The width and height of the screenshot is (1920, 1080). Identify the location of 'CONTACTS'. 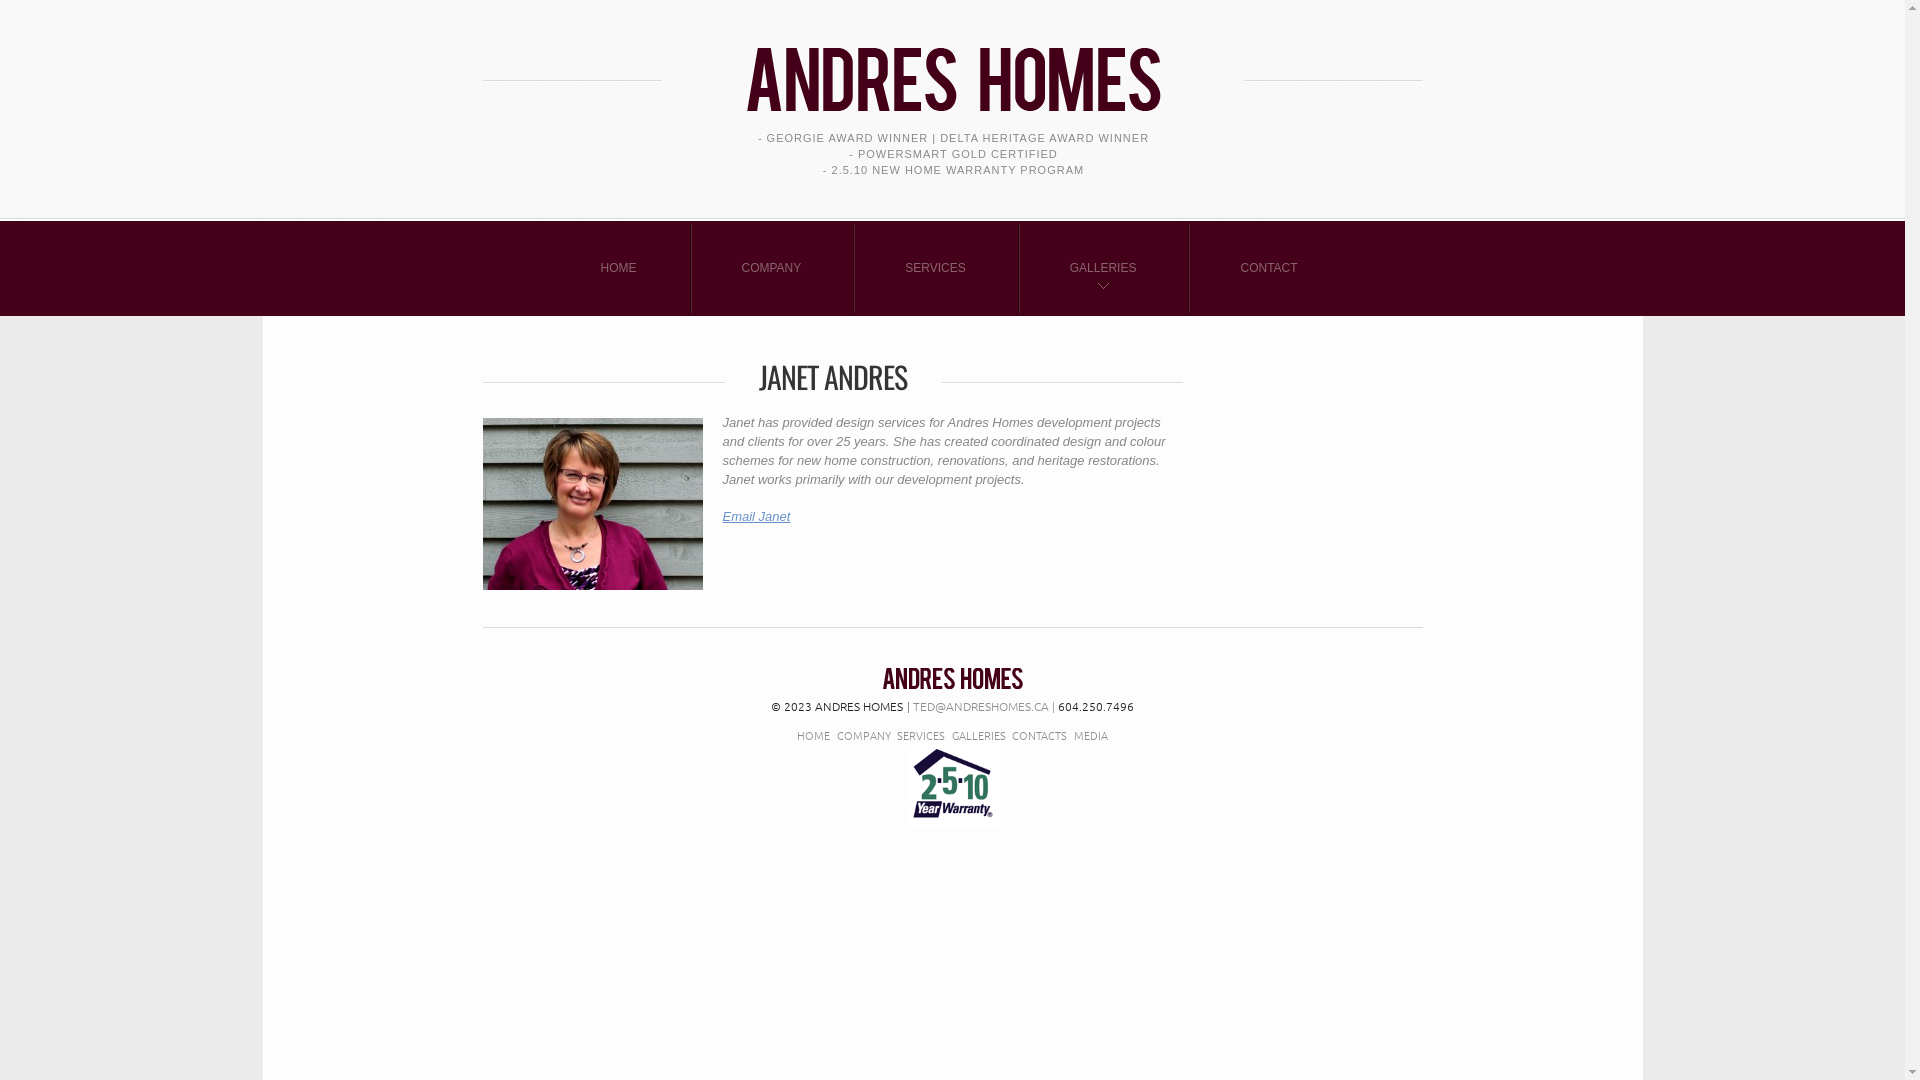
(1039, 735).